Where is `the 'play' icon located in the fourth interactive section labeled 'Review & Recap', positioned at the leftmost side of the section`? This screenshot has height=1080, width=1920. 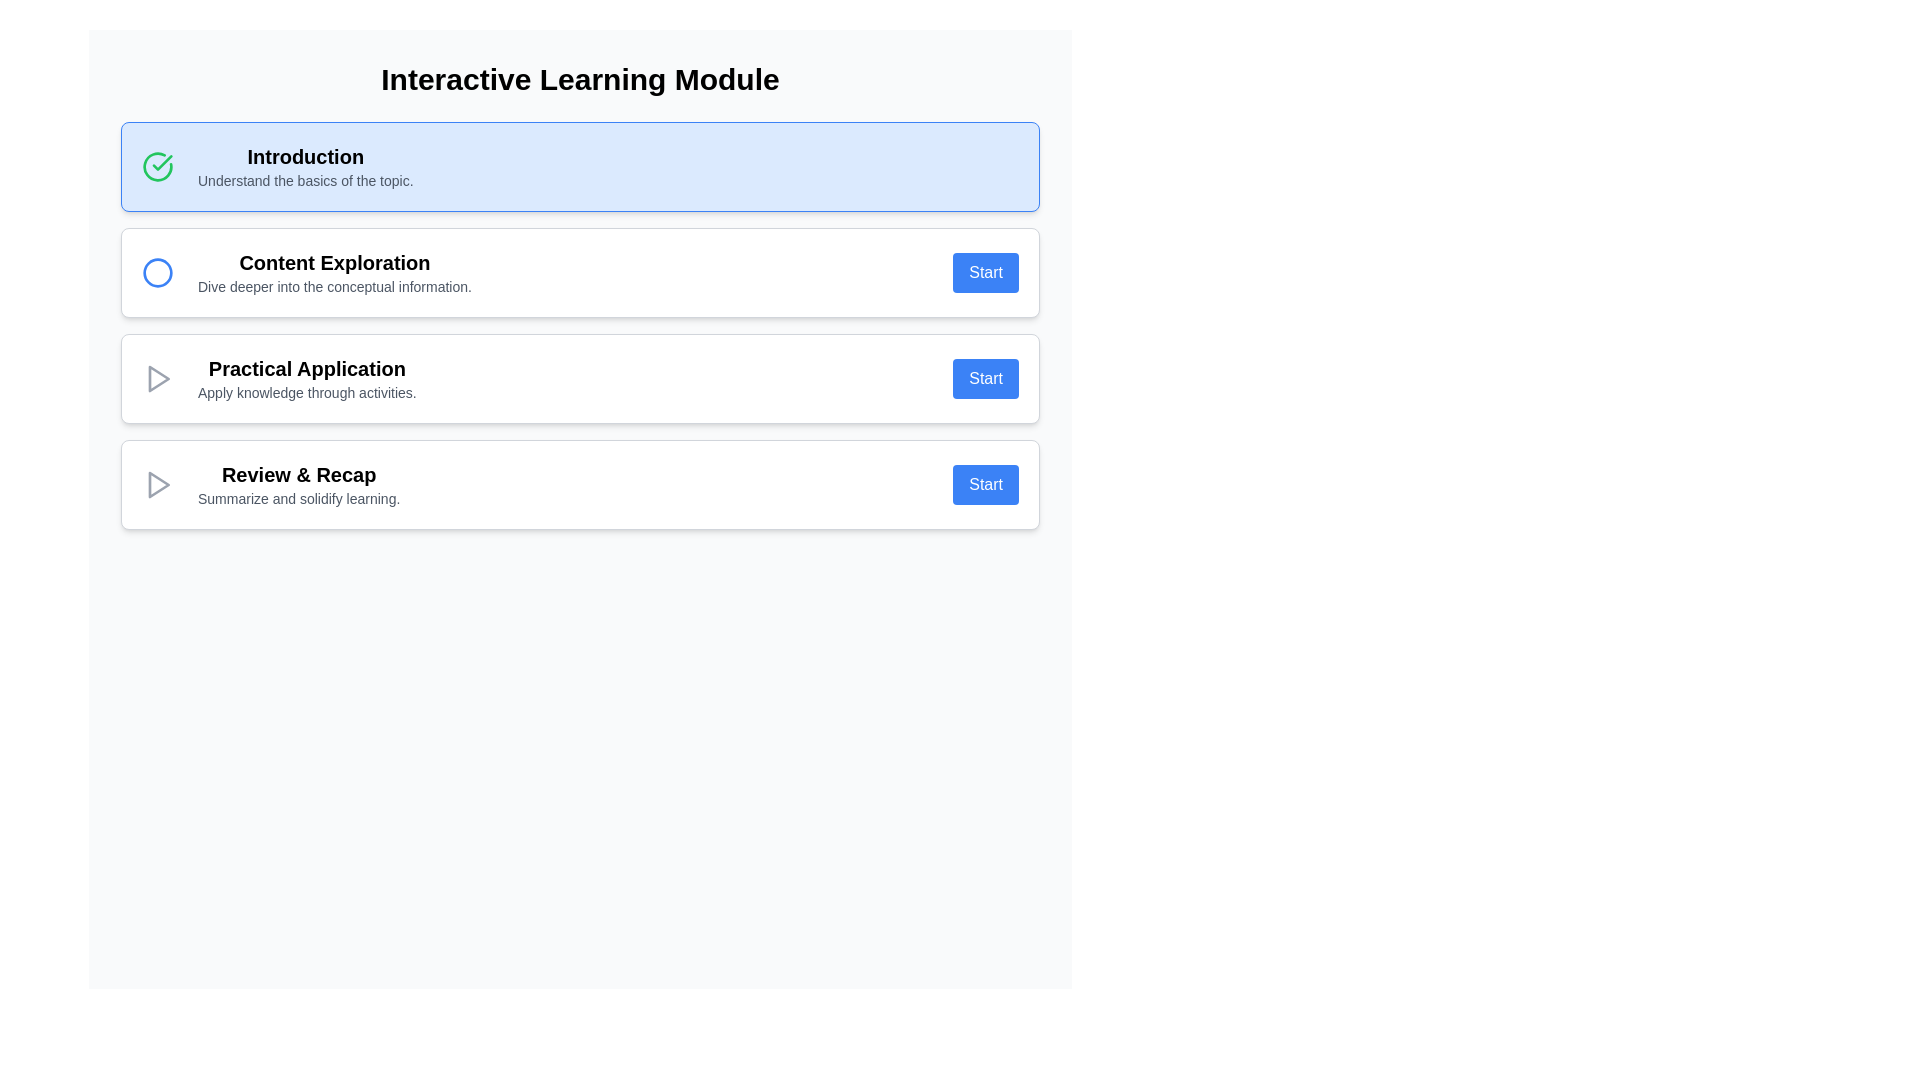
the 'play' icon located in the fourth interactive section labeled 'Review & Recap', positioned at the leftmost side of the section is located at coordinates (157, 485).